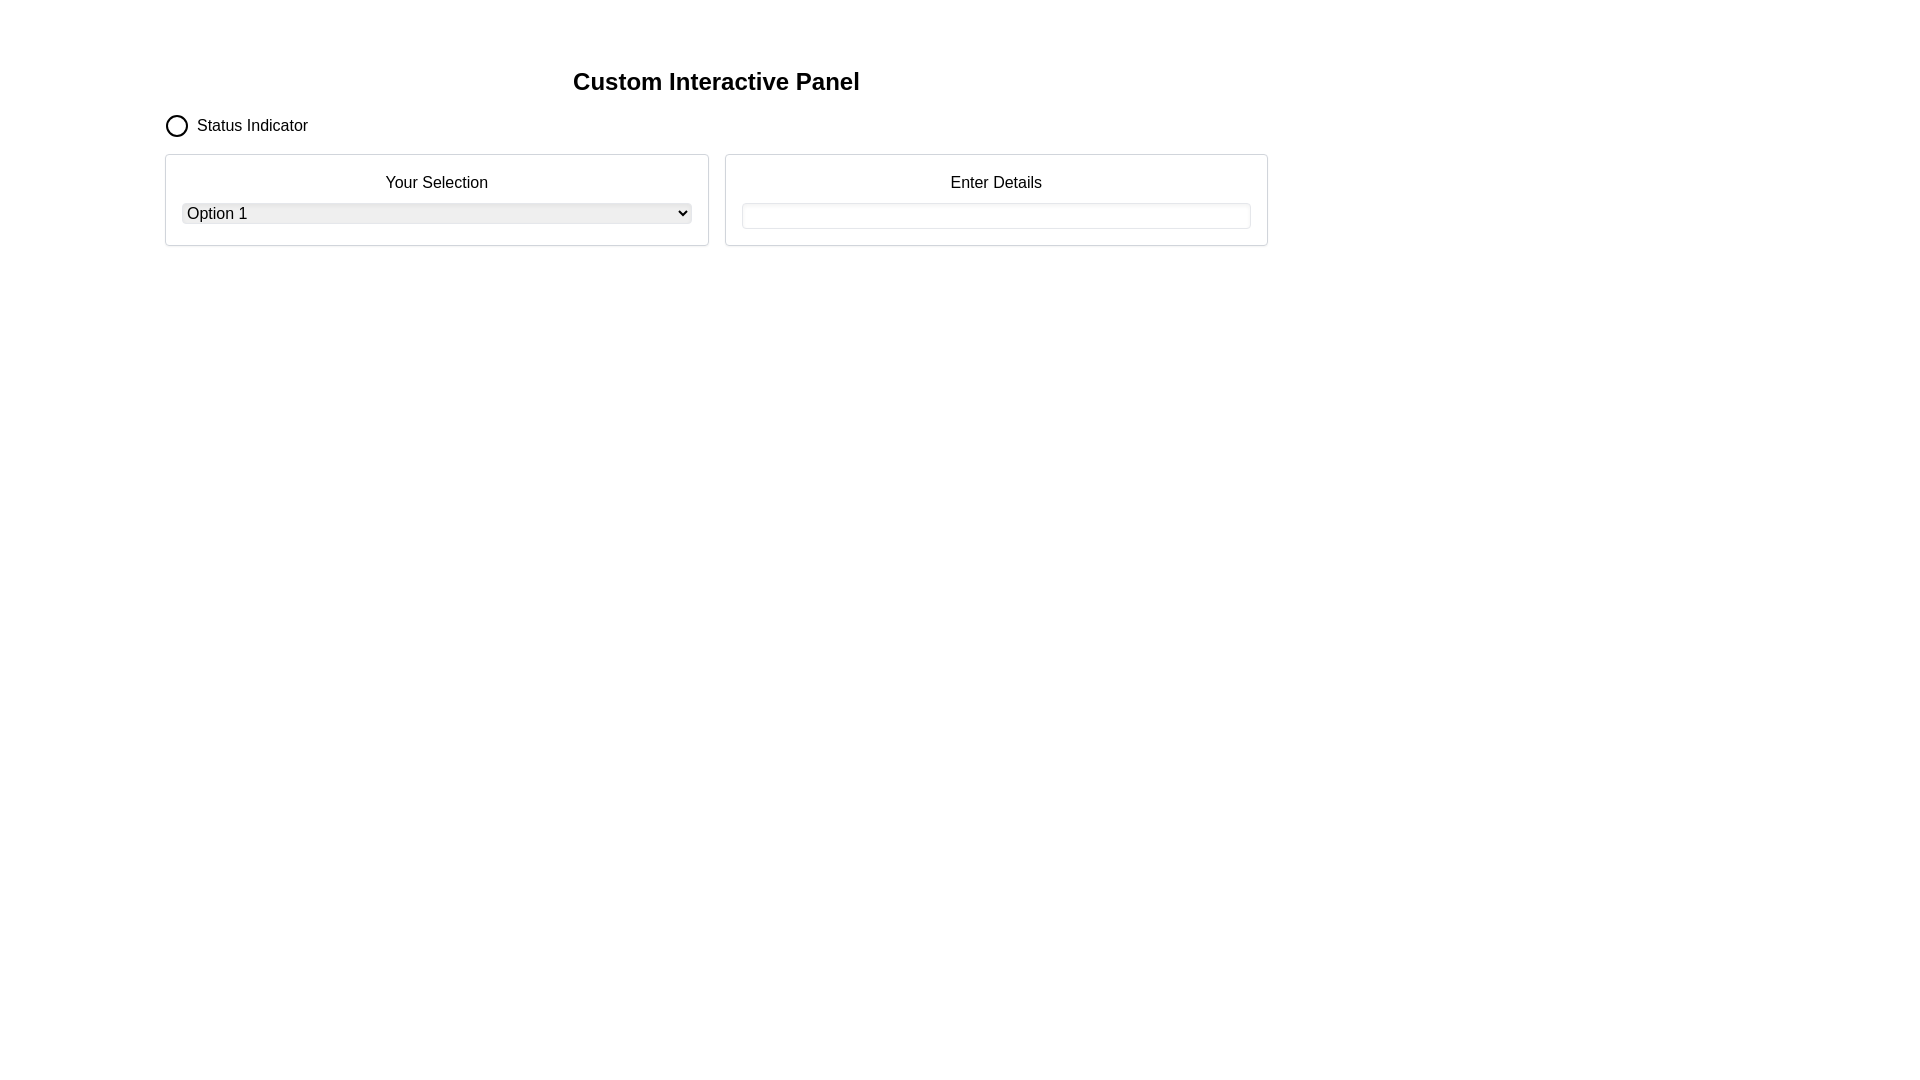  I want to click on the descriptive label located in the top half of the panel, part of the second section on the right, positioned above the input field, so click(996, 182).